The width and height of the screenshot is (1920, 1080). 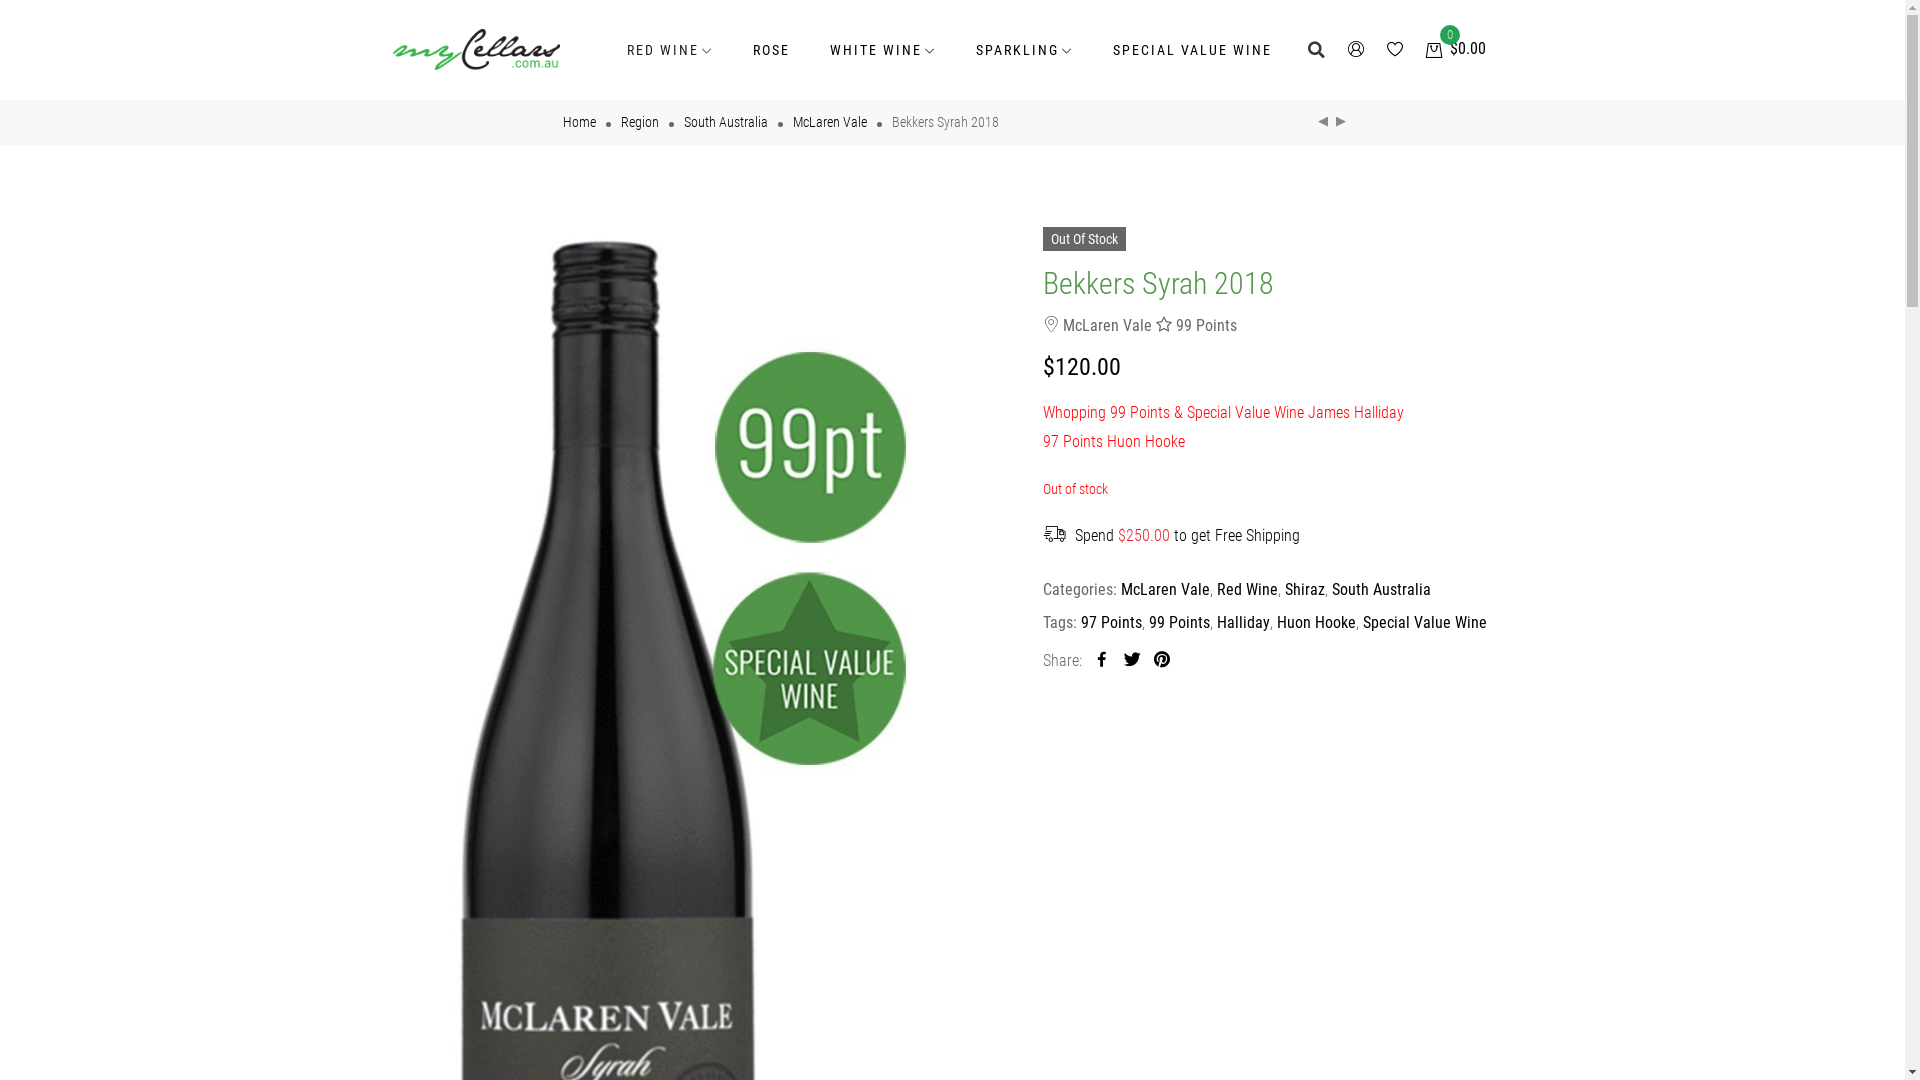 What do you see at coordinates (1132, 660) in the screenshot?
I see `'Share to twitter'` at bounding box center [1132, 660].